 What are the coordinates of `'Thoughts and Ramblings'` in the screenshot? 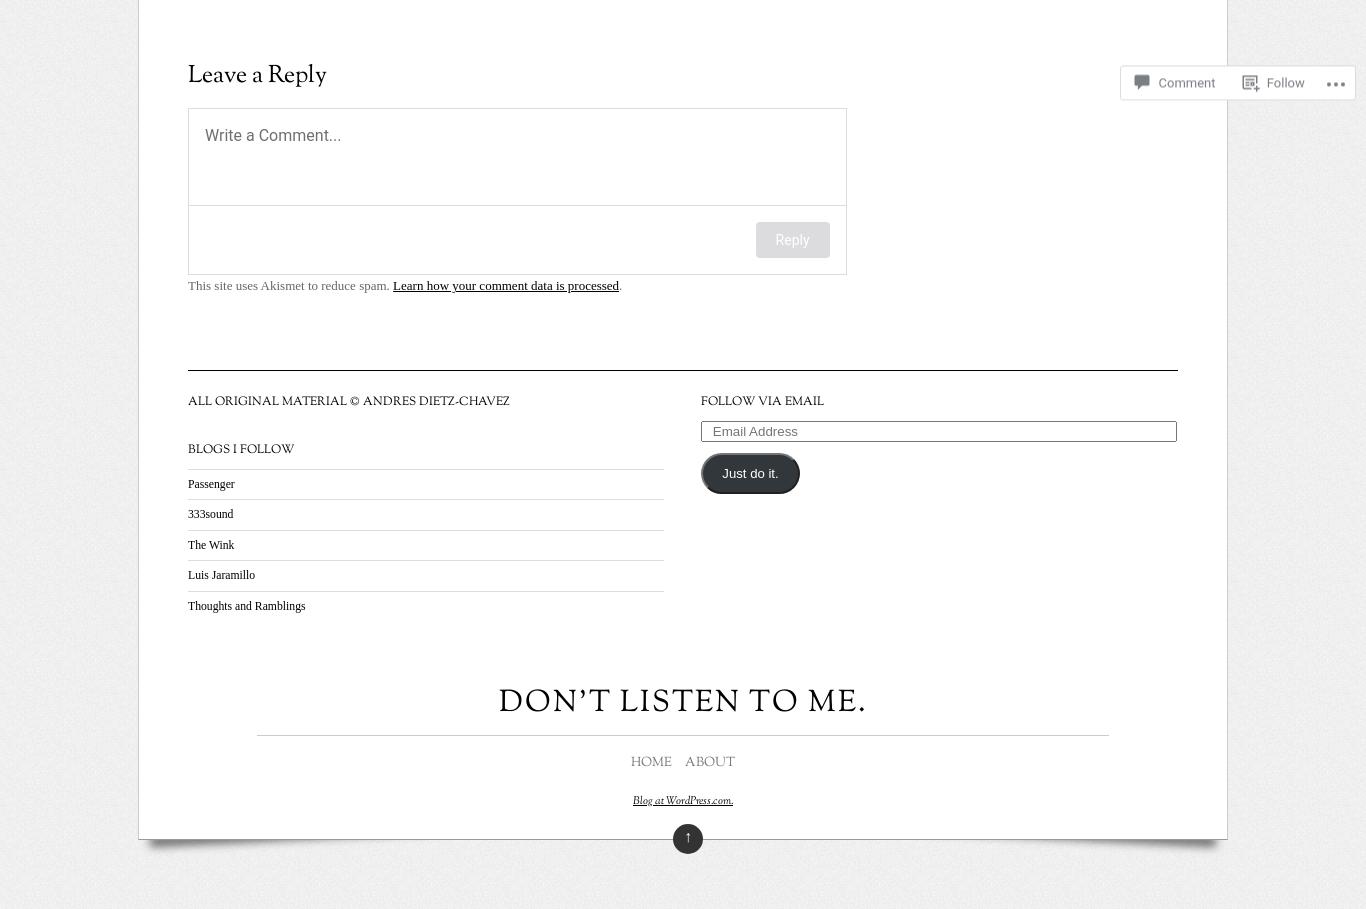 It's located at (246, 605).